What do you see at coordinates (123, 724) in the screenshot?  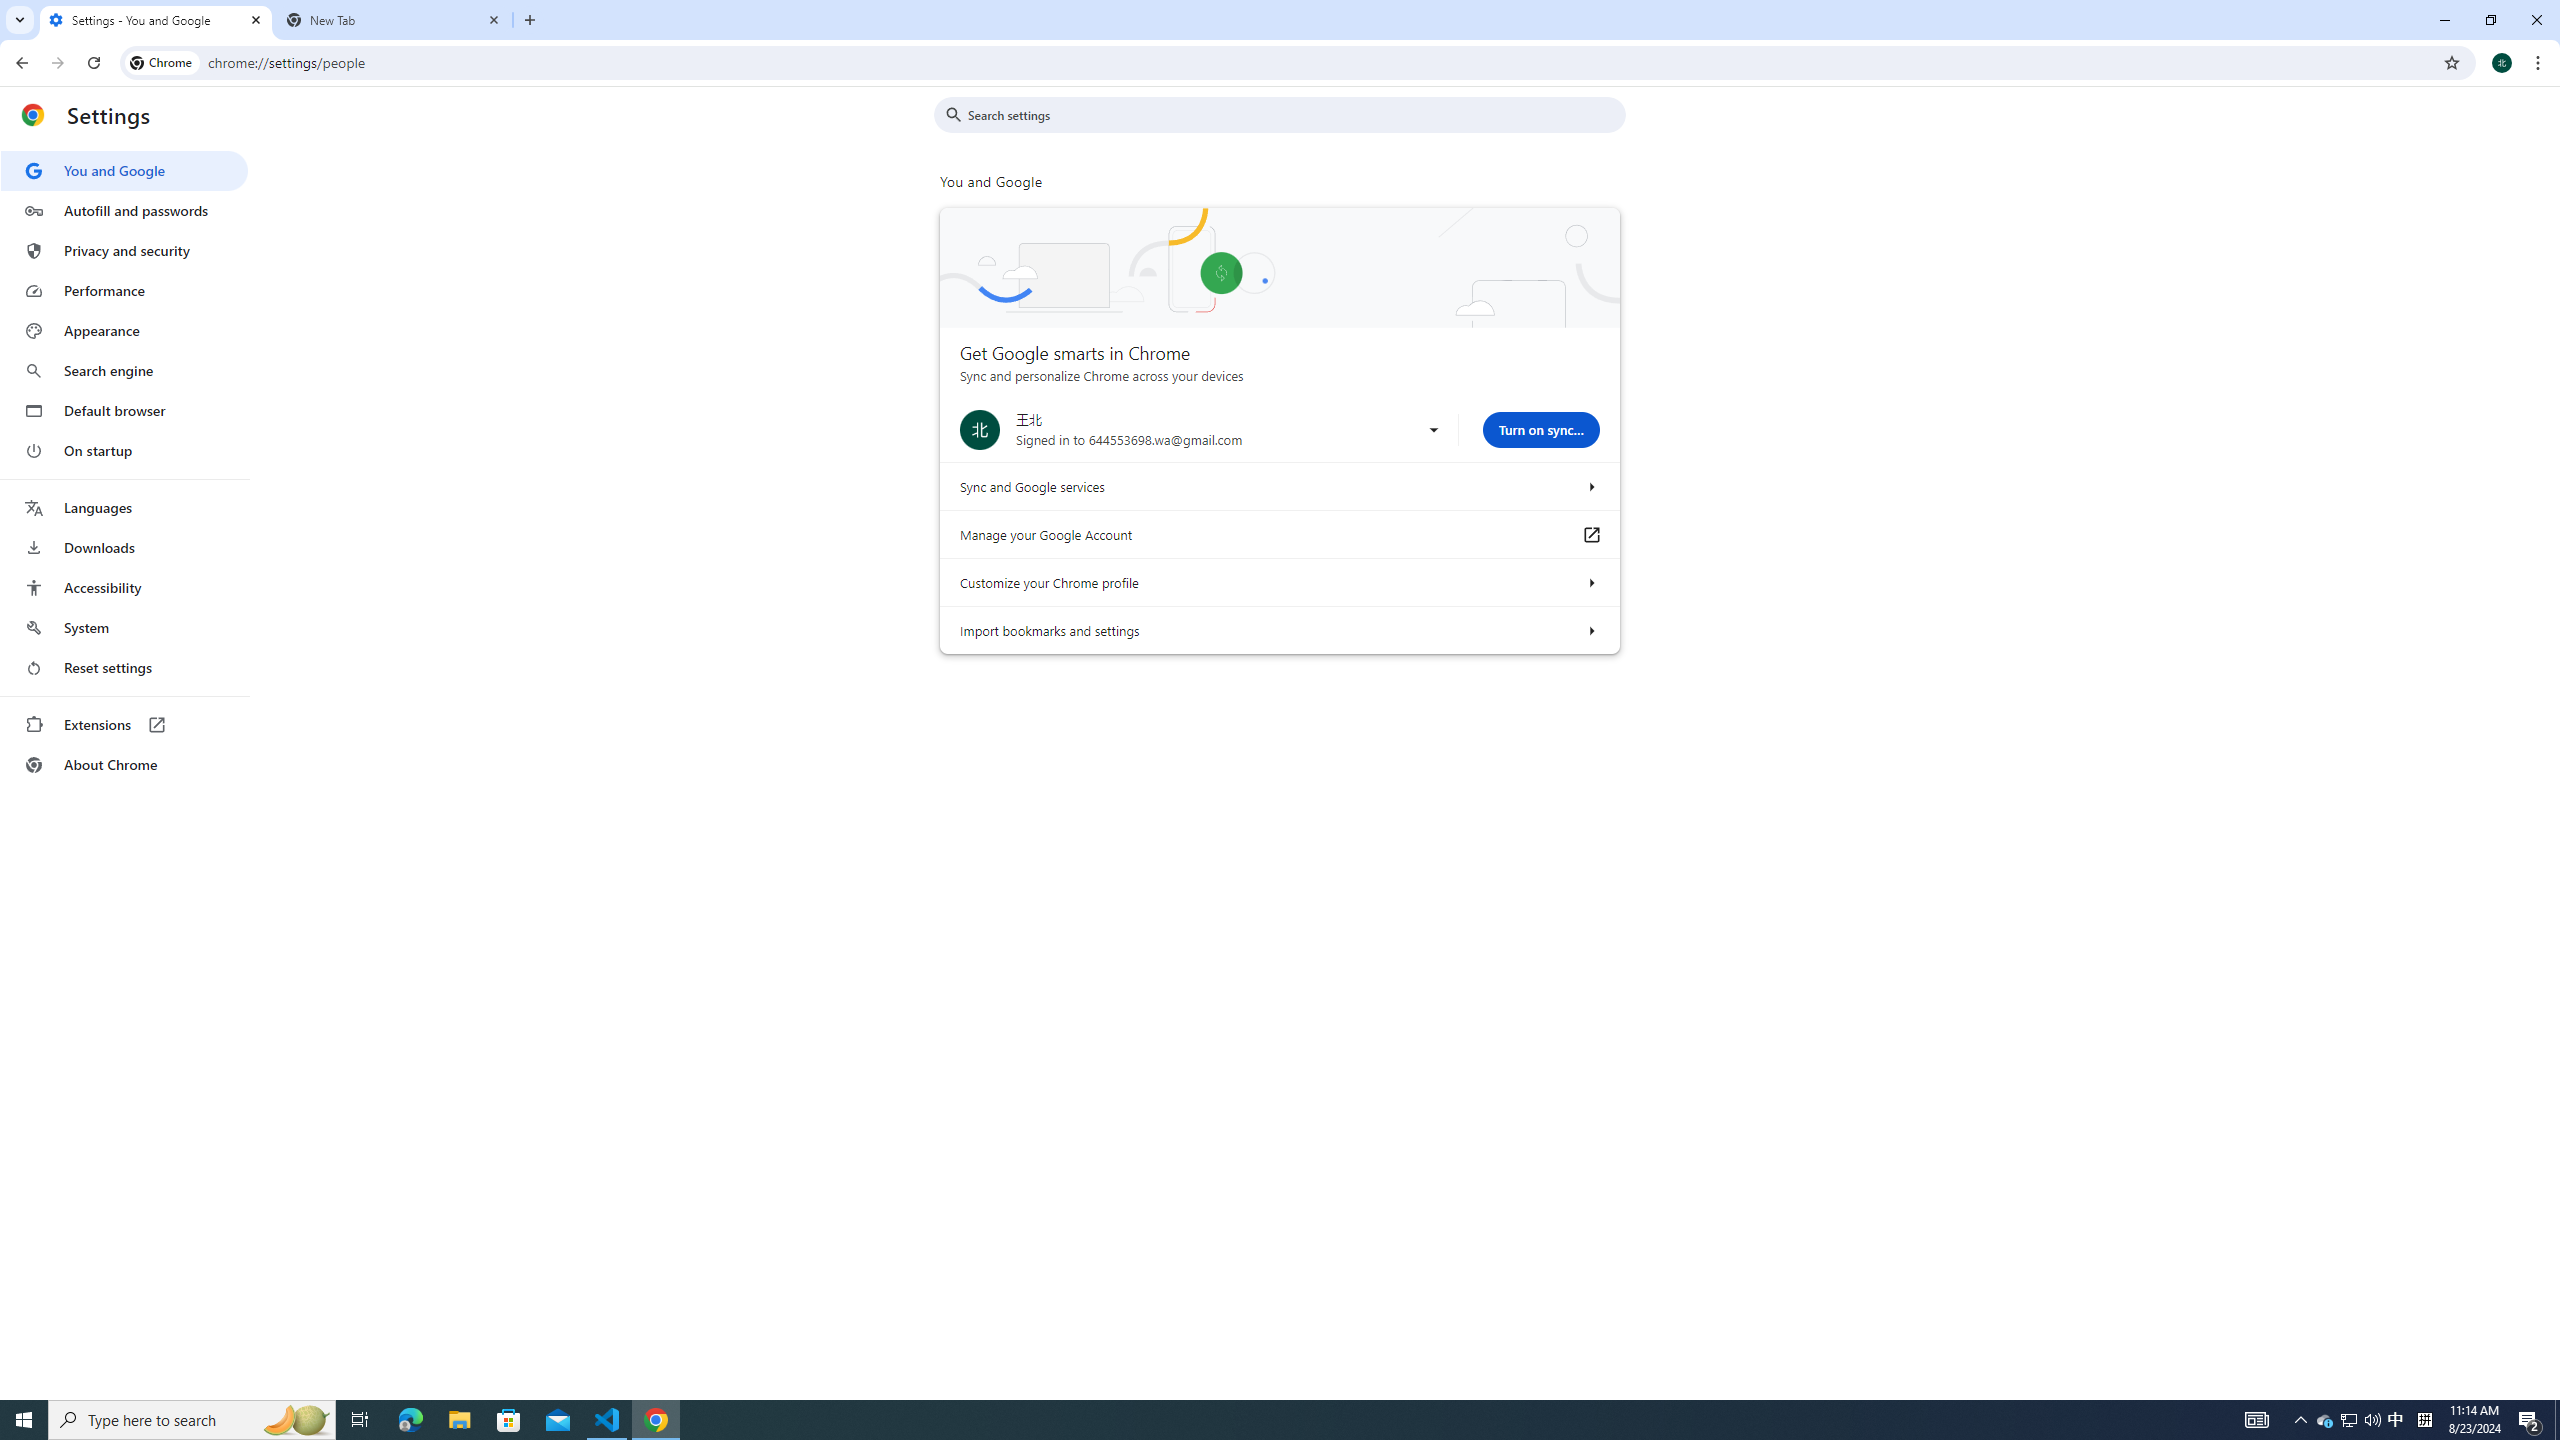 I see `'Extensions'` at bounding box center [123, 724].